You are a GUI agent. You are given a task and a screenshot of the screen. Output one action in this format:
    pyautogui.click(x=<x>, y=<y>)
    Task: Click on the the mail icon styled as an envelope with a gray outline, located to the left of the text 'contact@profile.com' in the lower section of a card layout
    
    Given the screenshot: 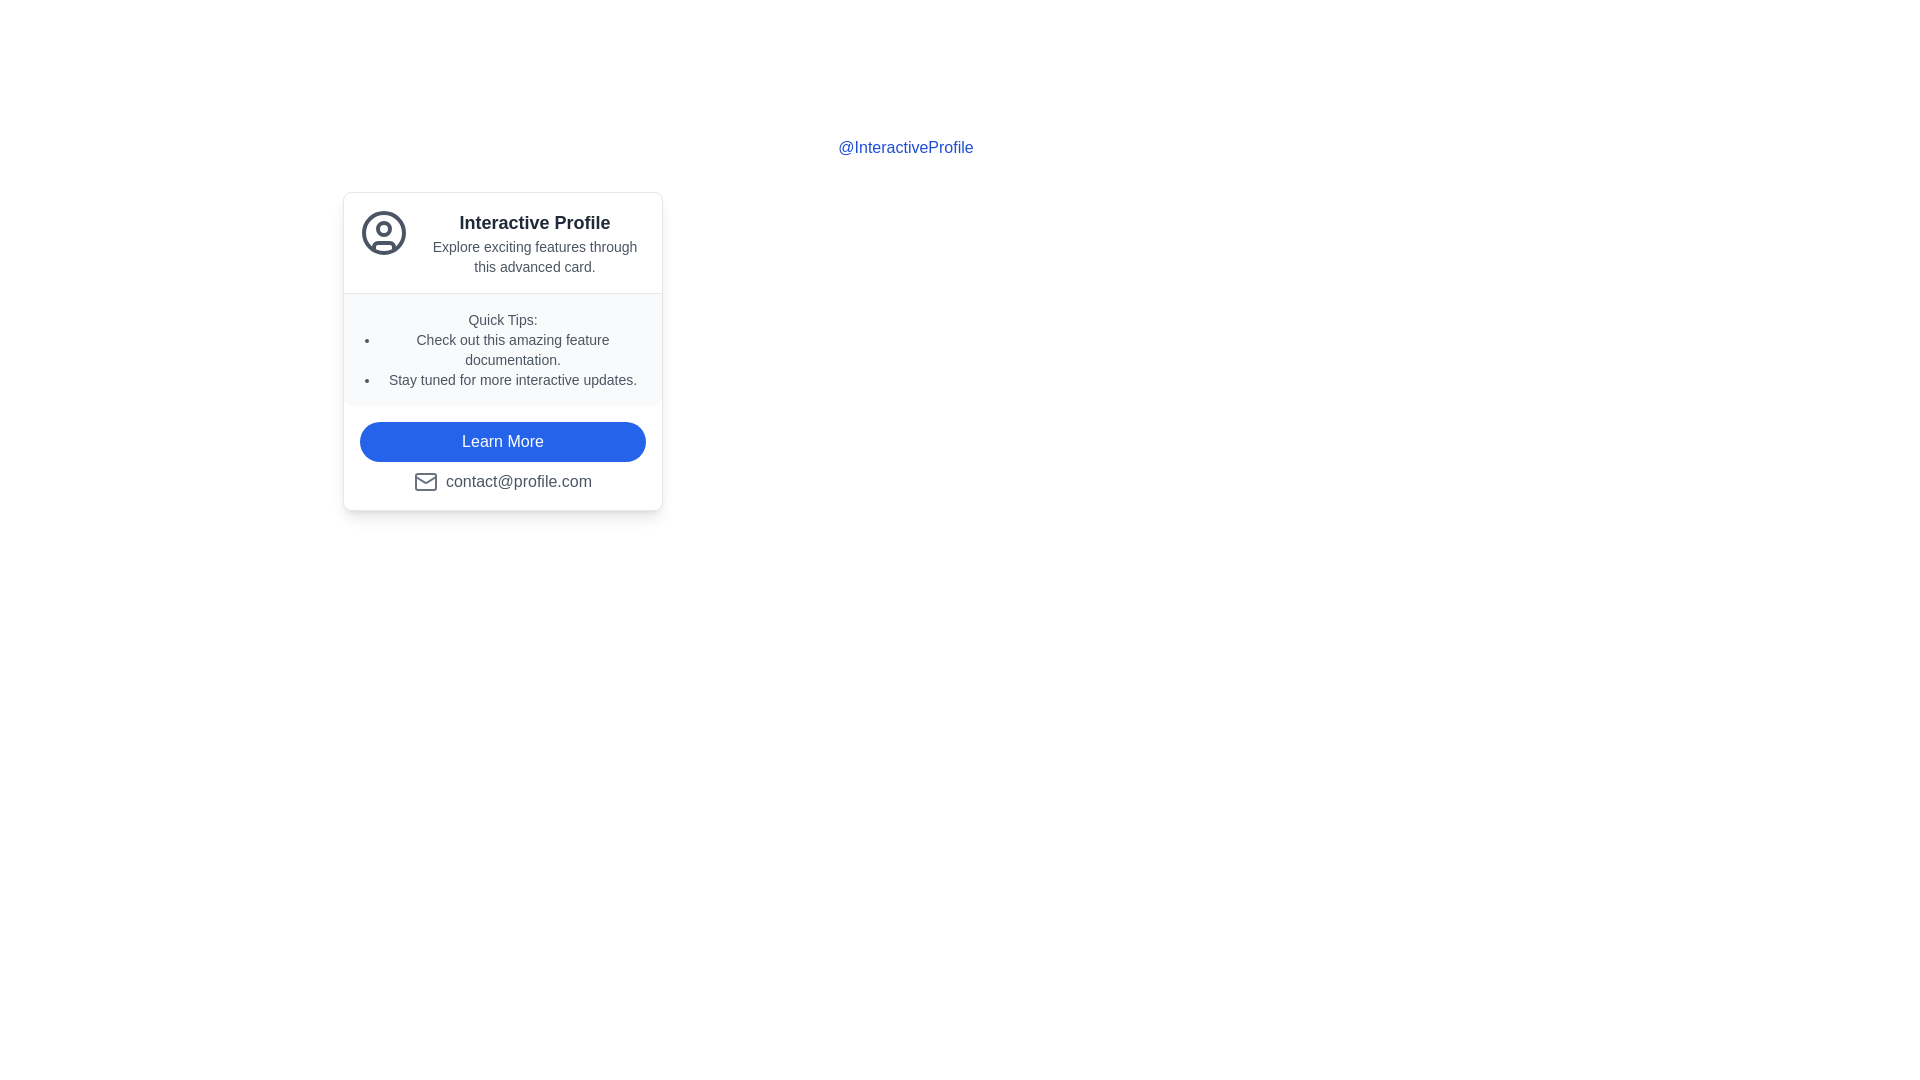 What is the action you would take?
    pyautogui.click(x=424, y=482)
    